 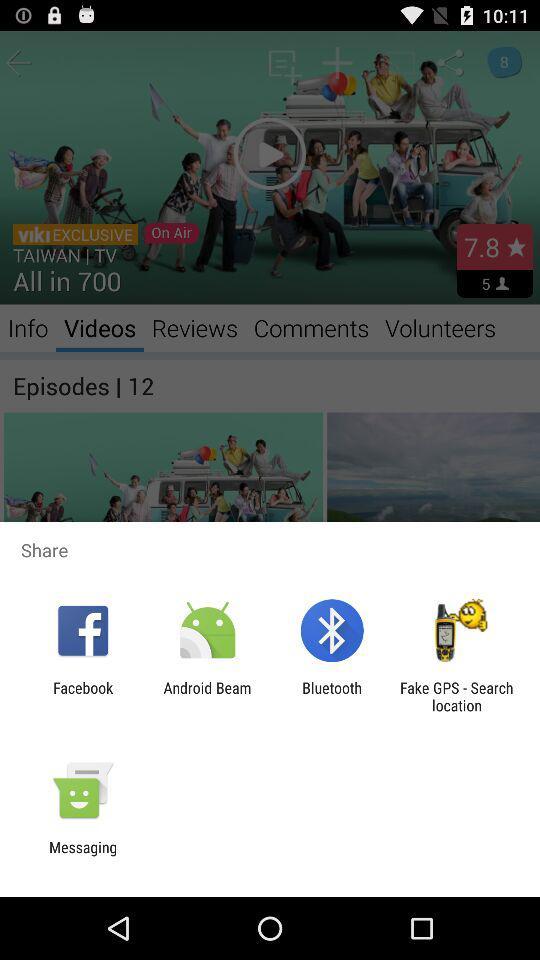 What do you see at coordinates (206, 696) in the screenshot?
I see `item next to the facebook item` at bounding box center [206, 696].